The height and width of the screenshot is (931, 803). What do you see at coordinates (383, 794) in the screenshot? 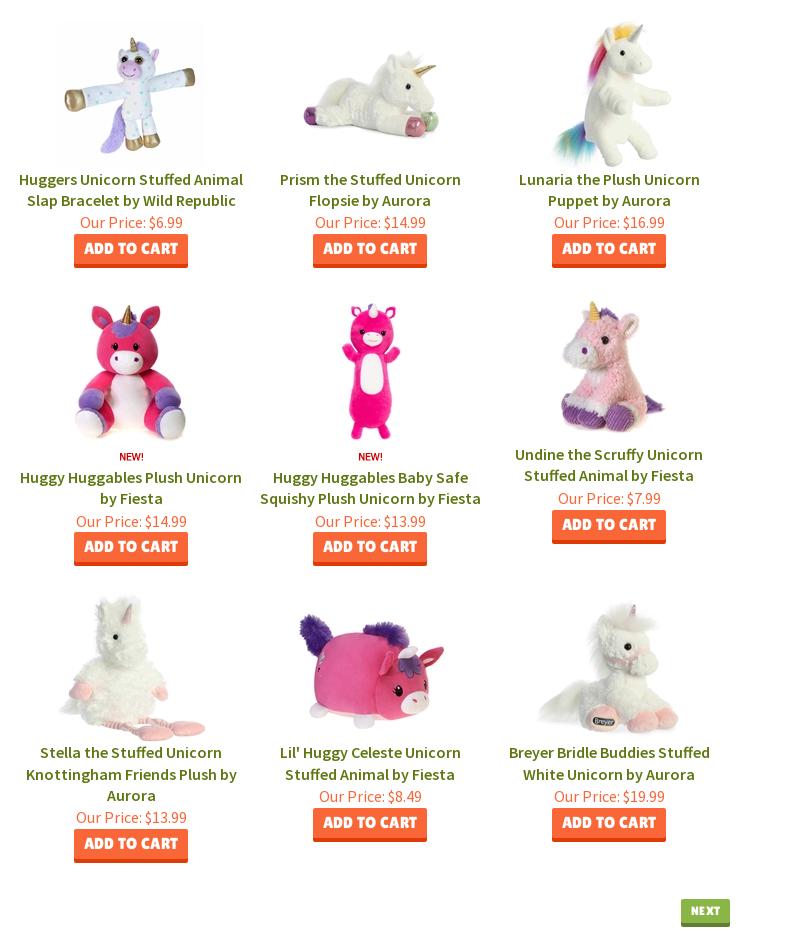
I see `'$8.49'` at bounding box center [383, 794].